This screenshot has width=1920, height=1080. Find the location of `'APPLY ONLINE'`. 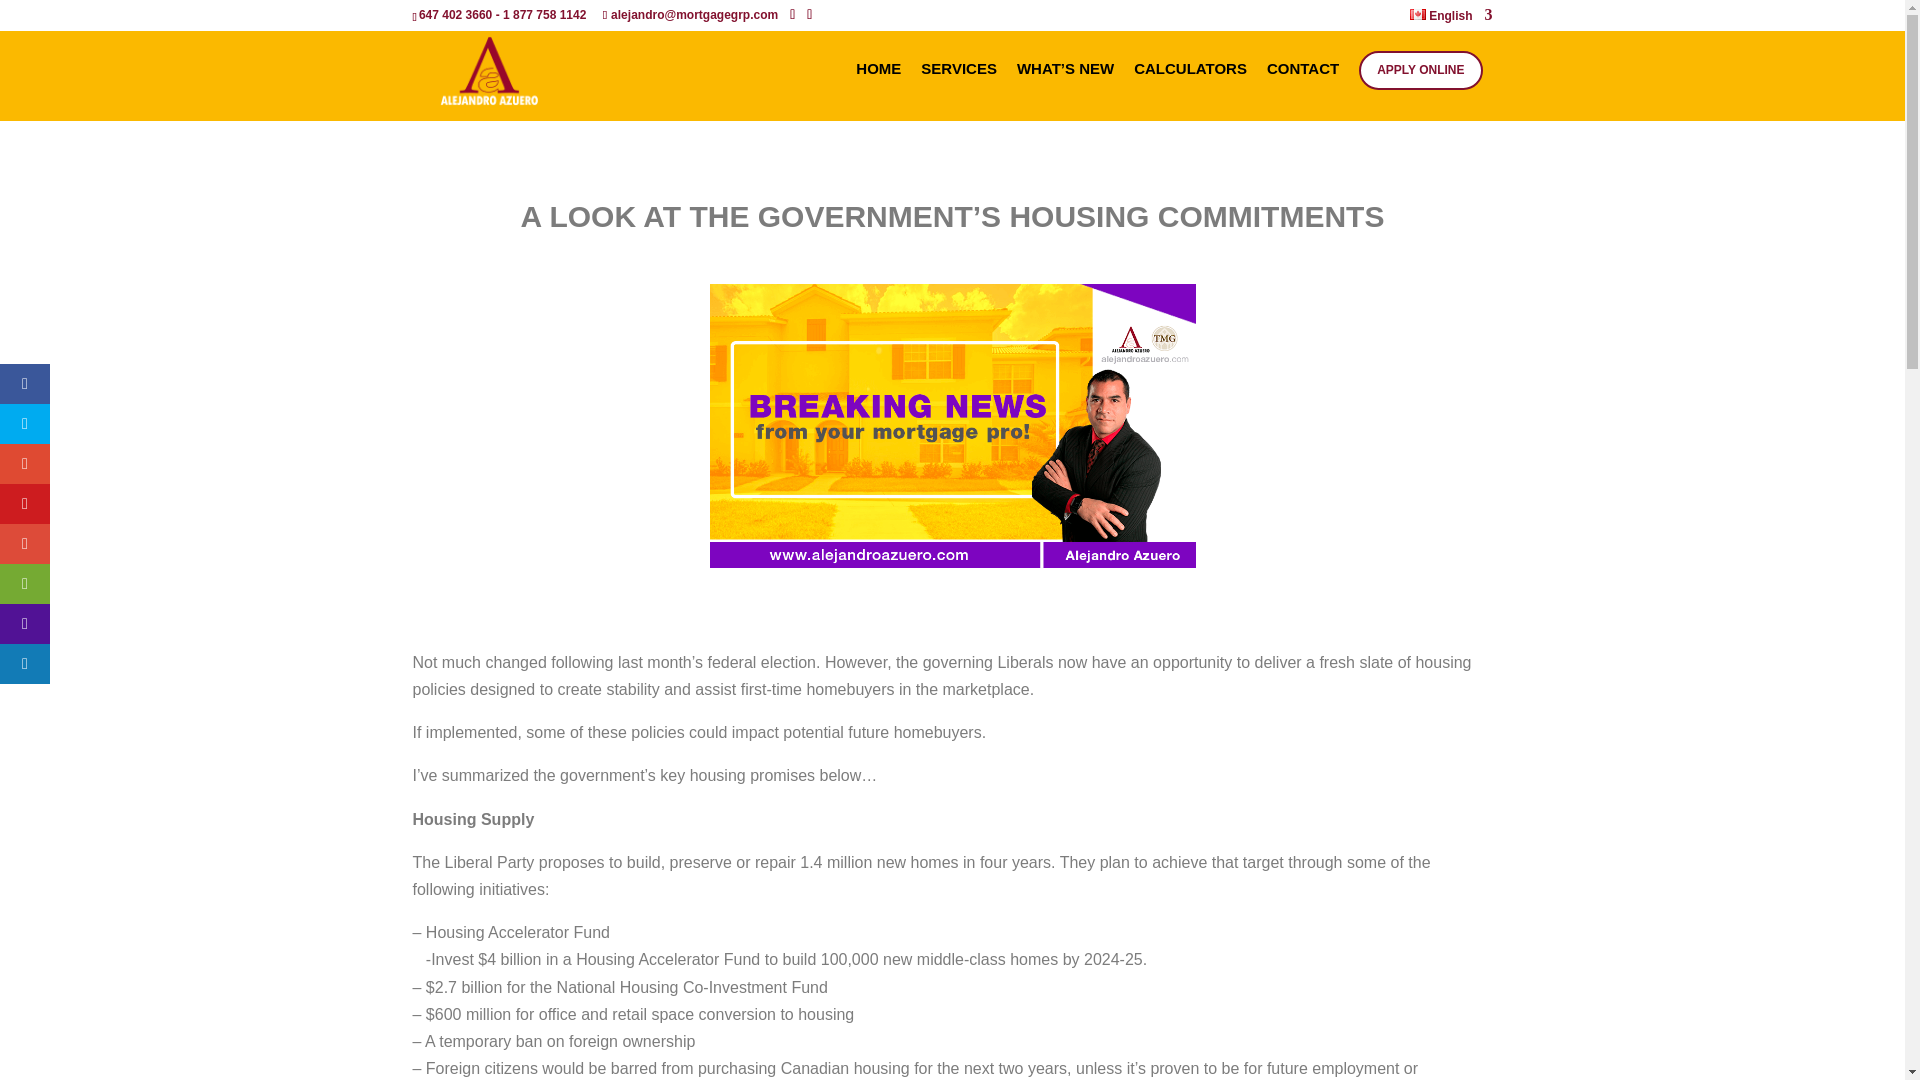

'APPLY ONLINE' is located at coordinates (1419, 69).